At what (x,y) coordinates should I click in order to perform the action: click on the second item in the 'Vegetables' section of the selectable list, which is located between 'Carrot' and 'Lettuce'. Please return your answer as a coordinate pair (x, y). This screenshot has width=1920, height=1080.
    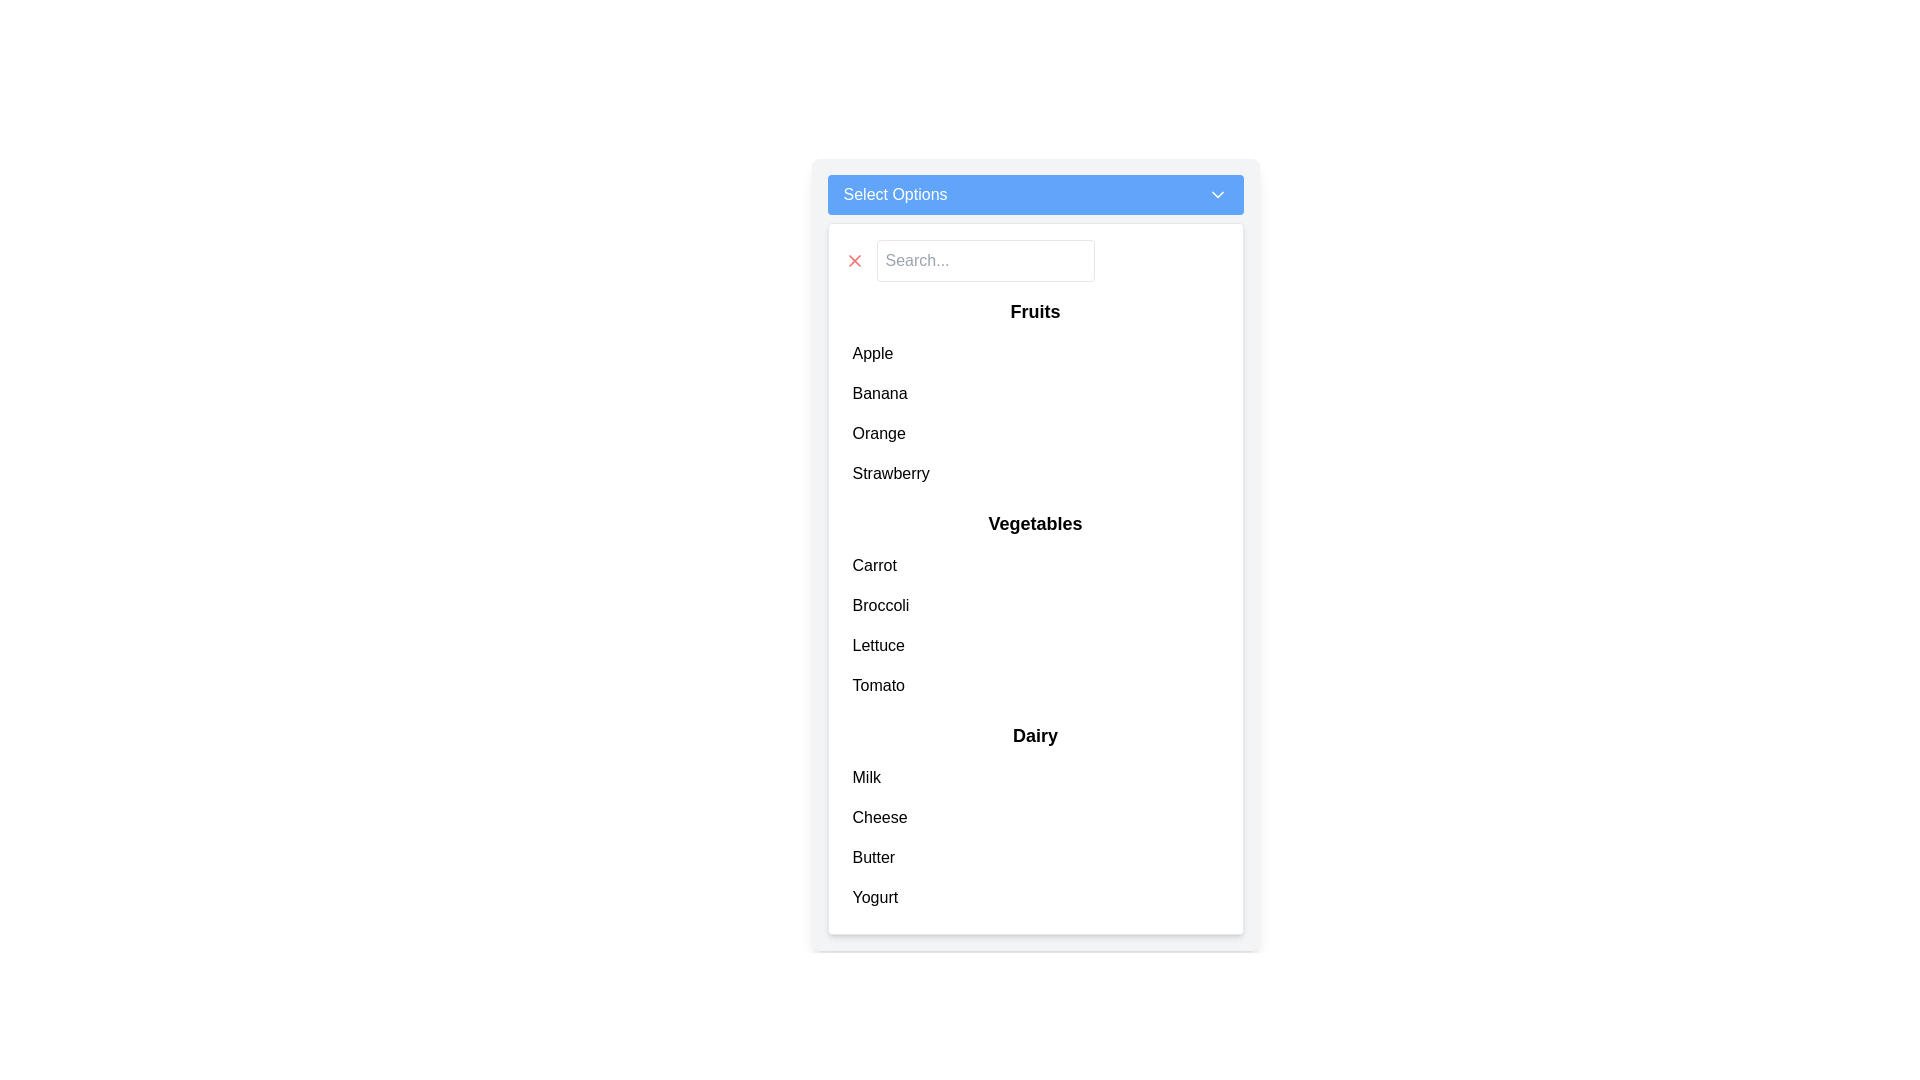
    Looking at the image, I should click on (880, 604).